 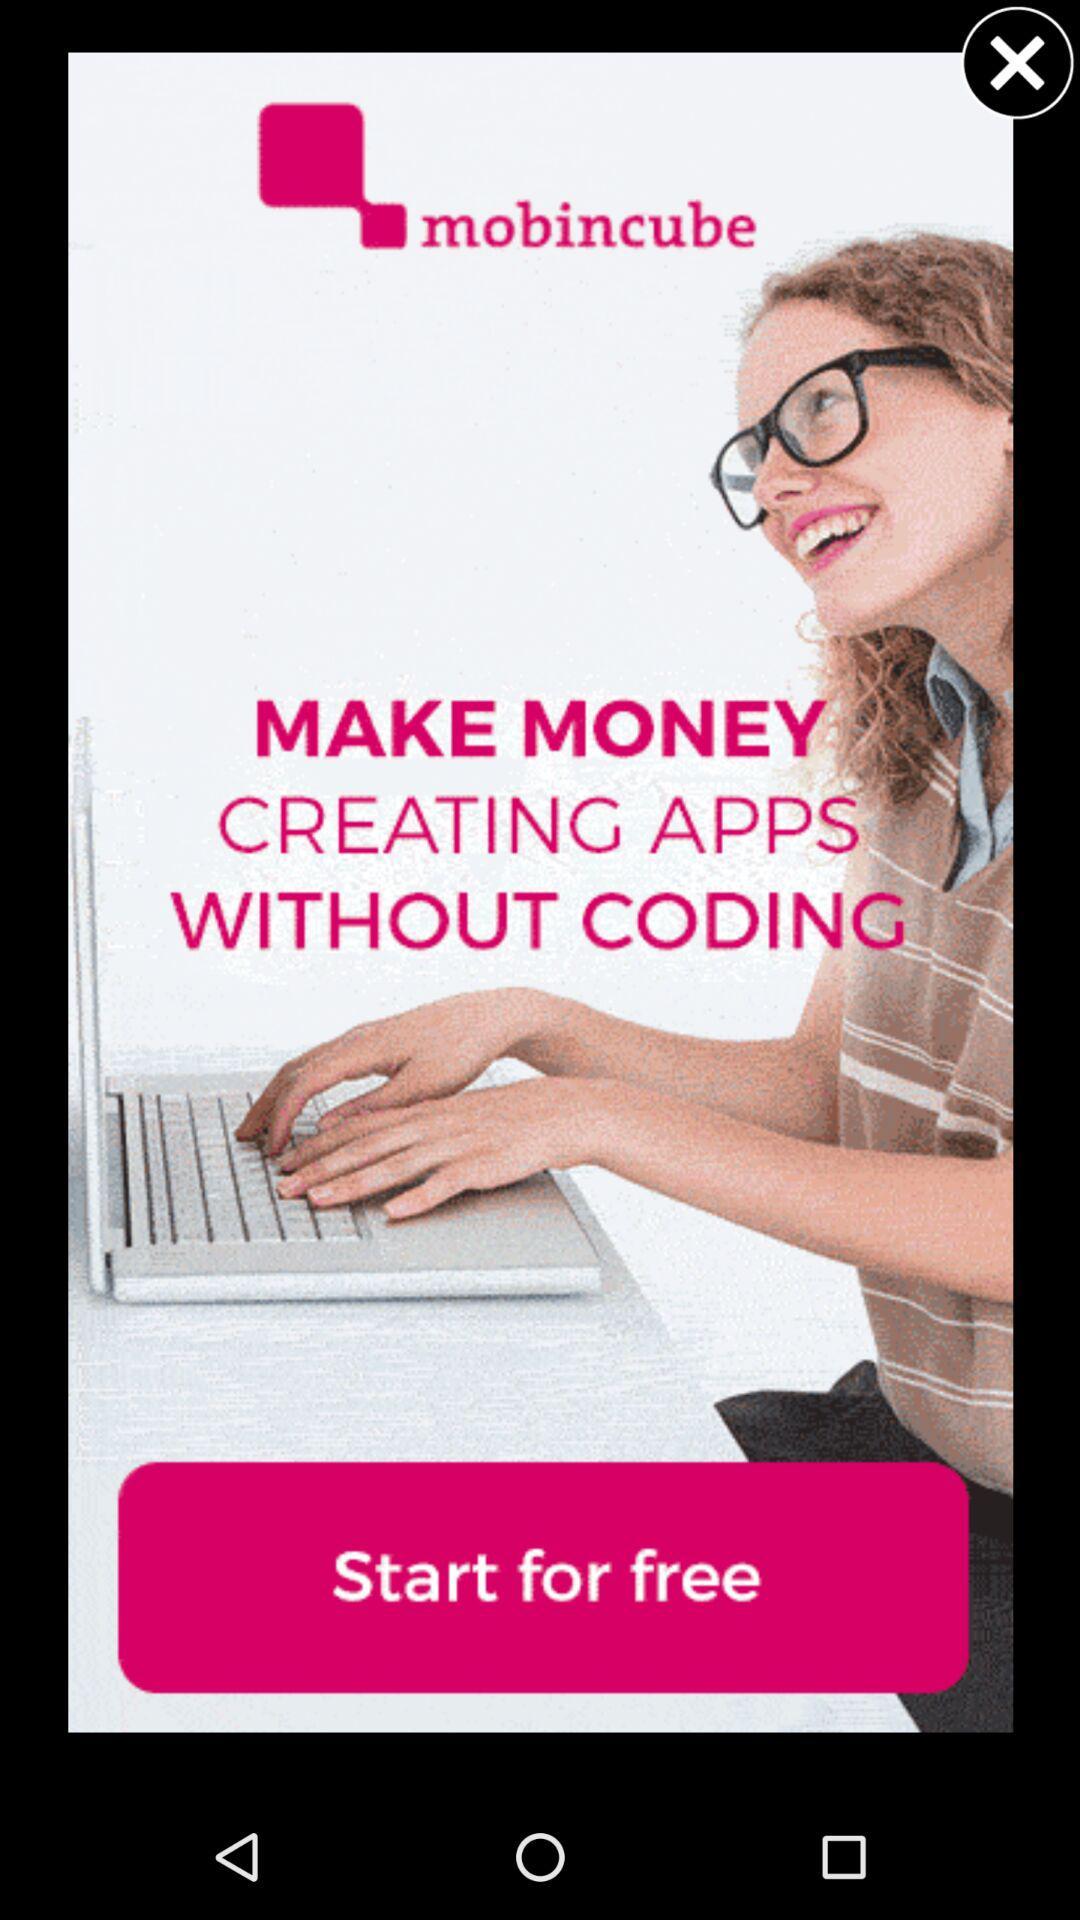 I want to click on caress buttons for advertisement, so click(x=1017, y=62).